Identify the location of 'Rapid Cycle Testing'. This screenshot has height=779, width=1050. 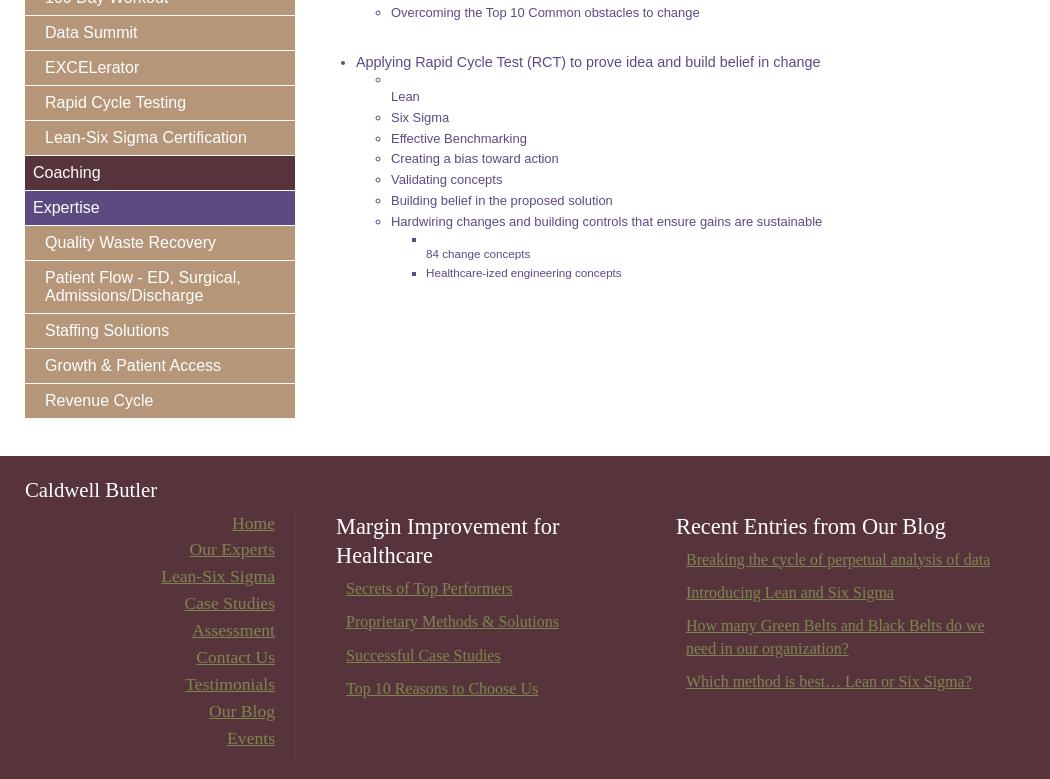
(44, 101).